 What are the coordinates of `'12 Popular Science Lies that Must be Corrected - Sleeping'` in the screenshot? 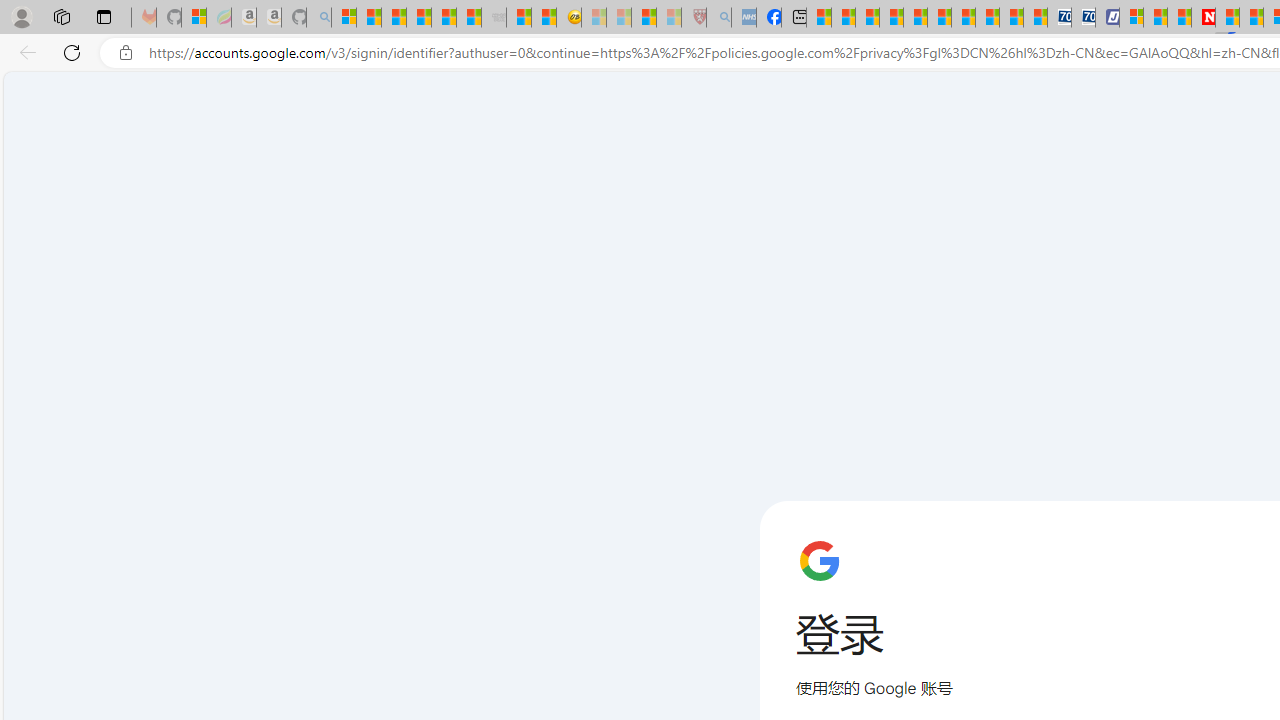 It's located at (668, 17).